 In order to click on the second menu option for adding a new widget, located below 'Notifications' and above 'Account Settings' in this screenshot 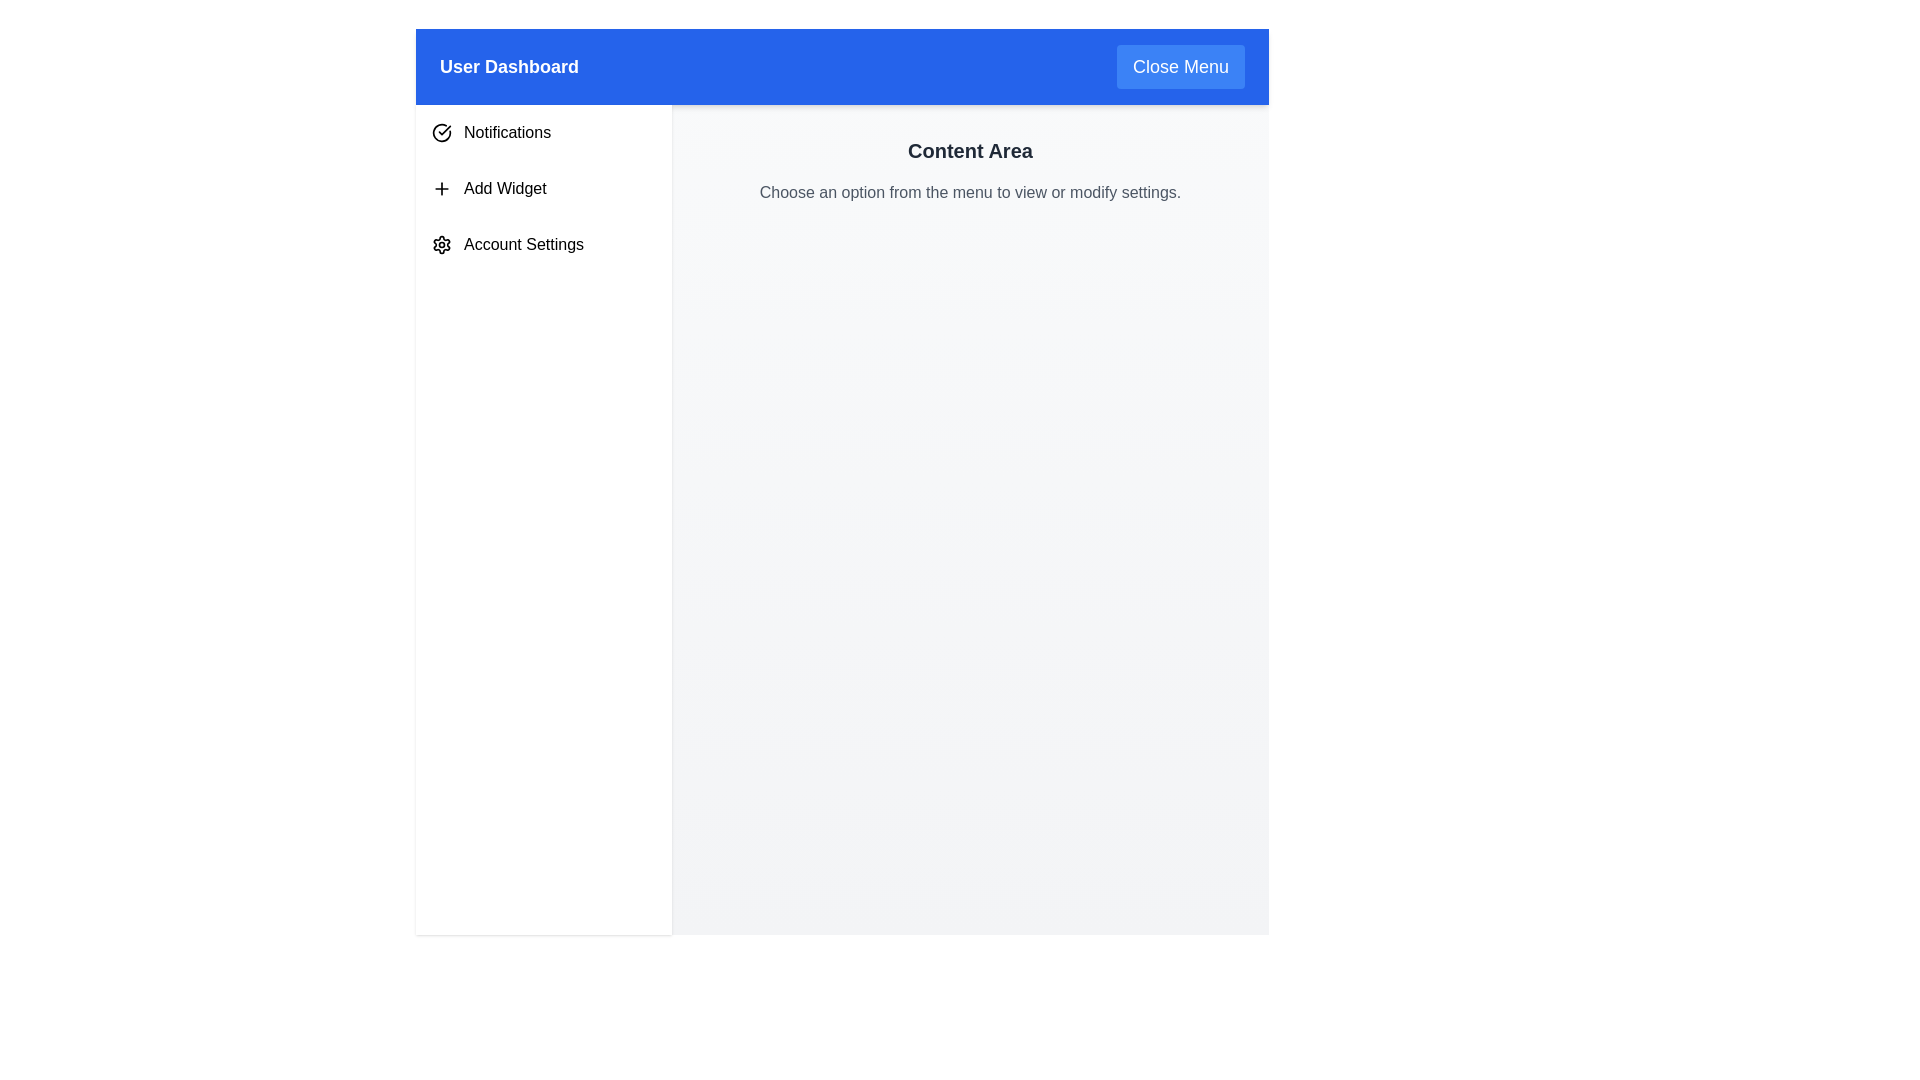, I will do `click(543, 189)`.